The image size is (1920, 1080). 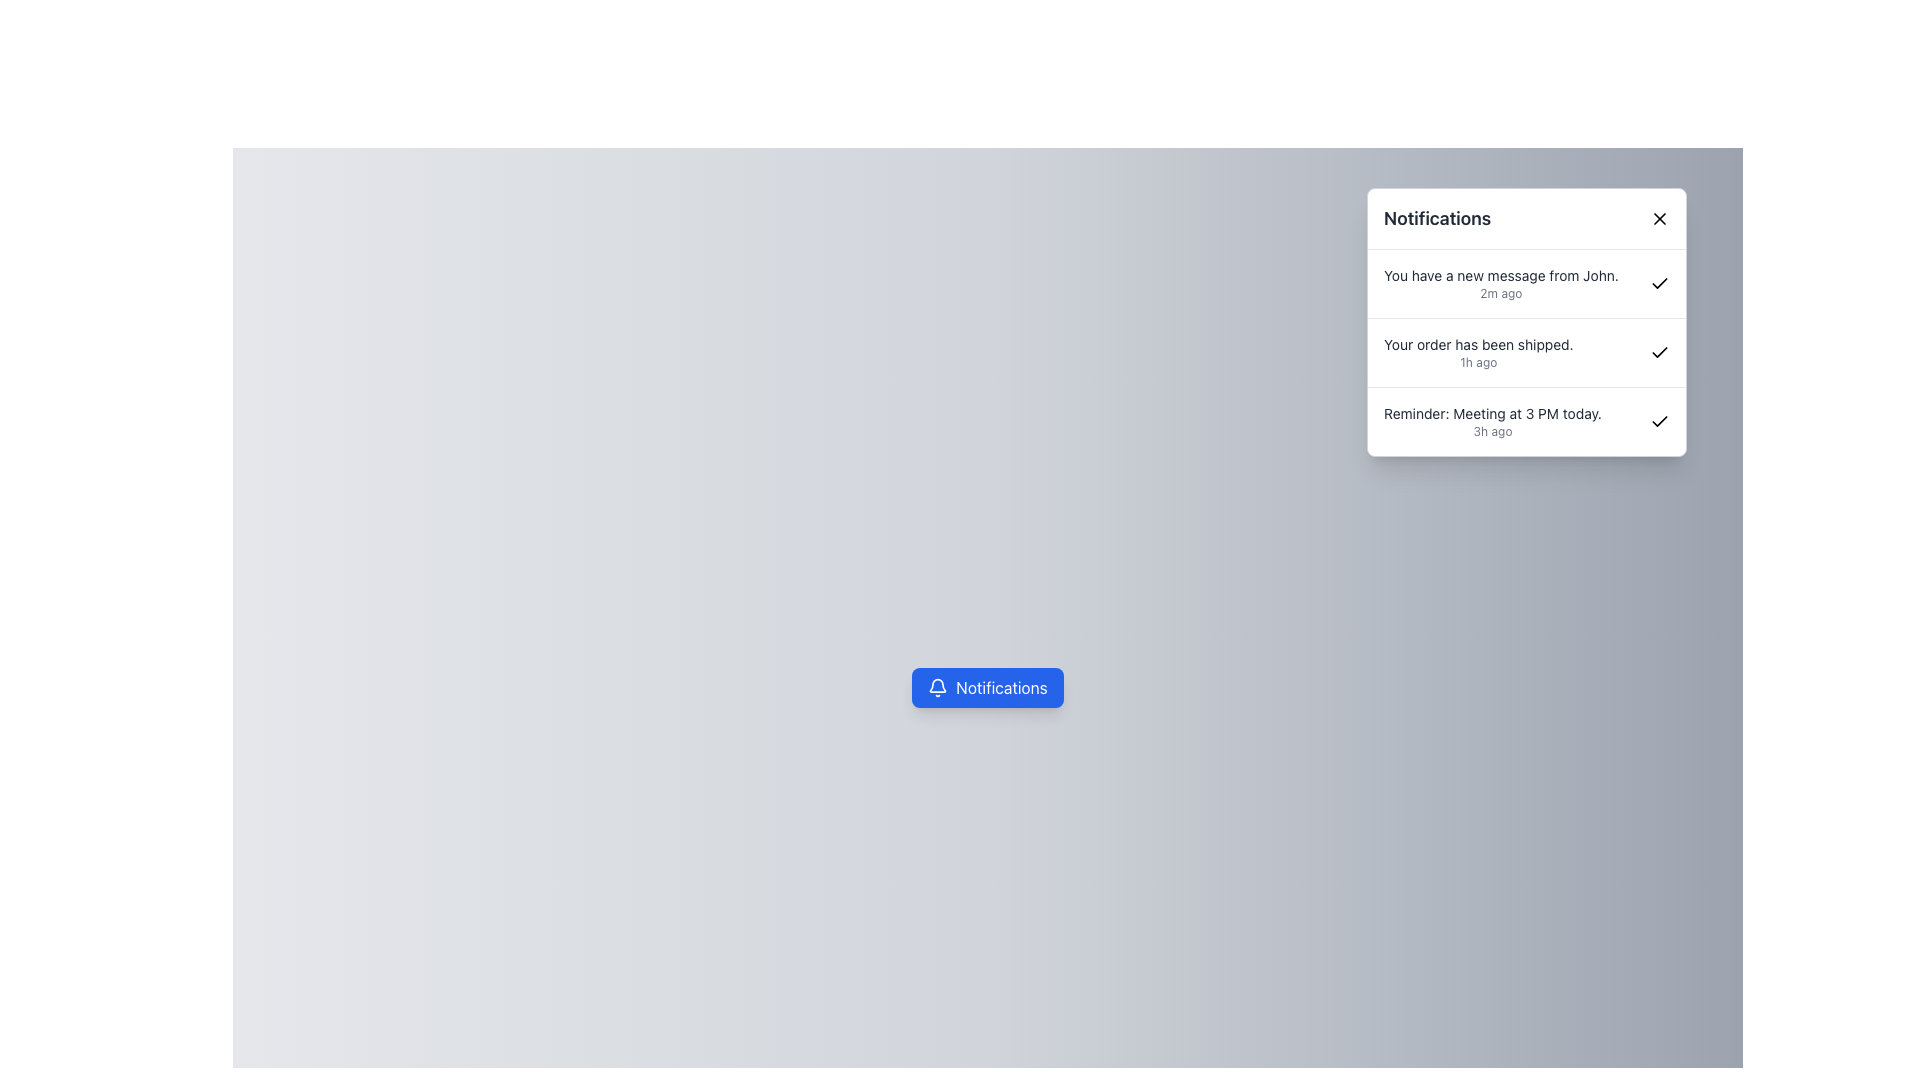 I want to click on the static text field that reads 'Your order has been shipped.' located at the top of the notification block in the top-right corner of the interface, so click(x=1478, y=343).